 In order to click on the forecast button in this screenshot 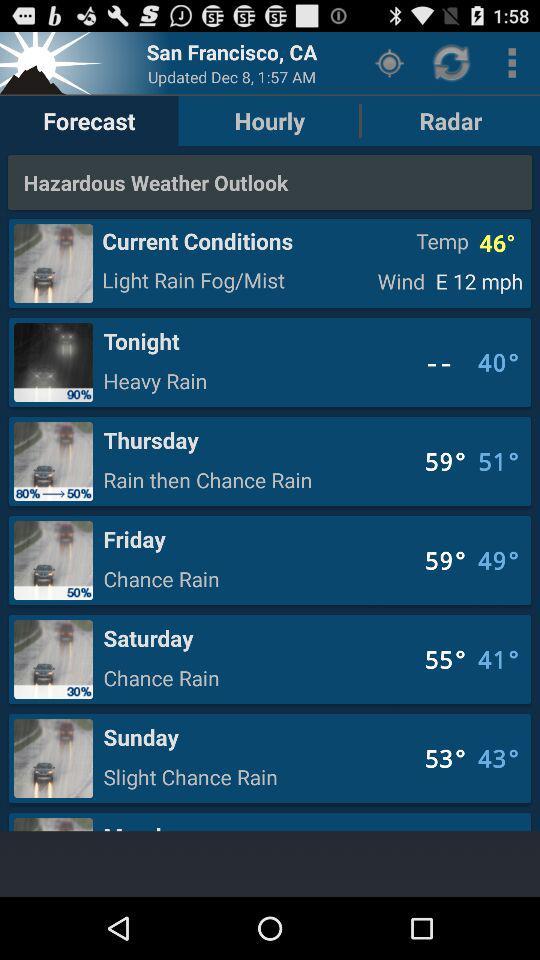, I will do `click(88, 120)`.